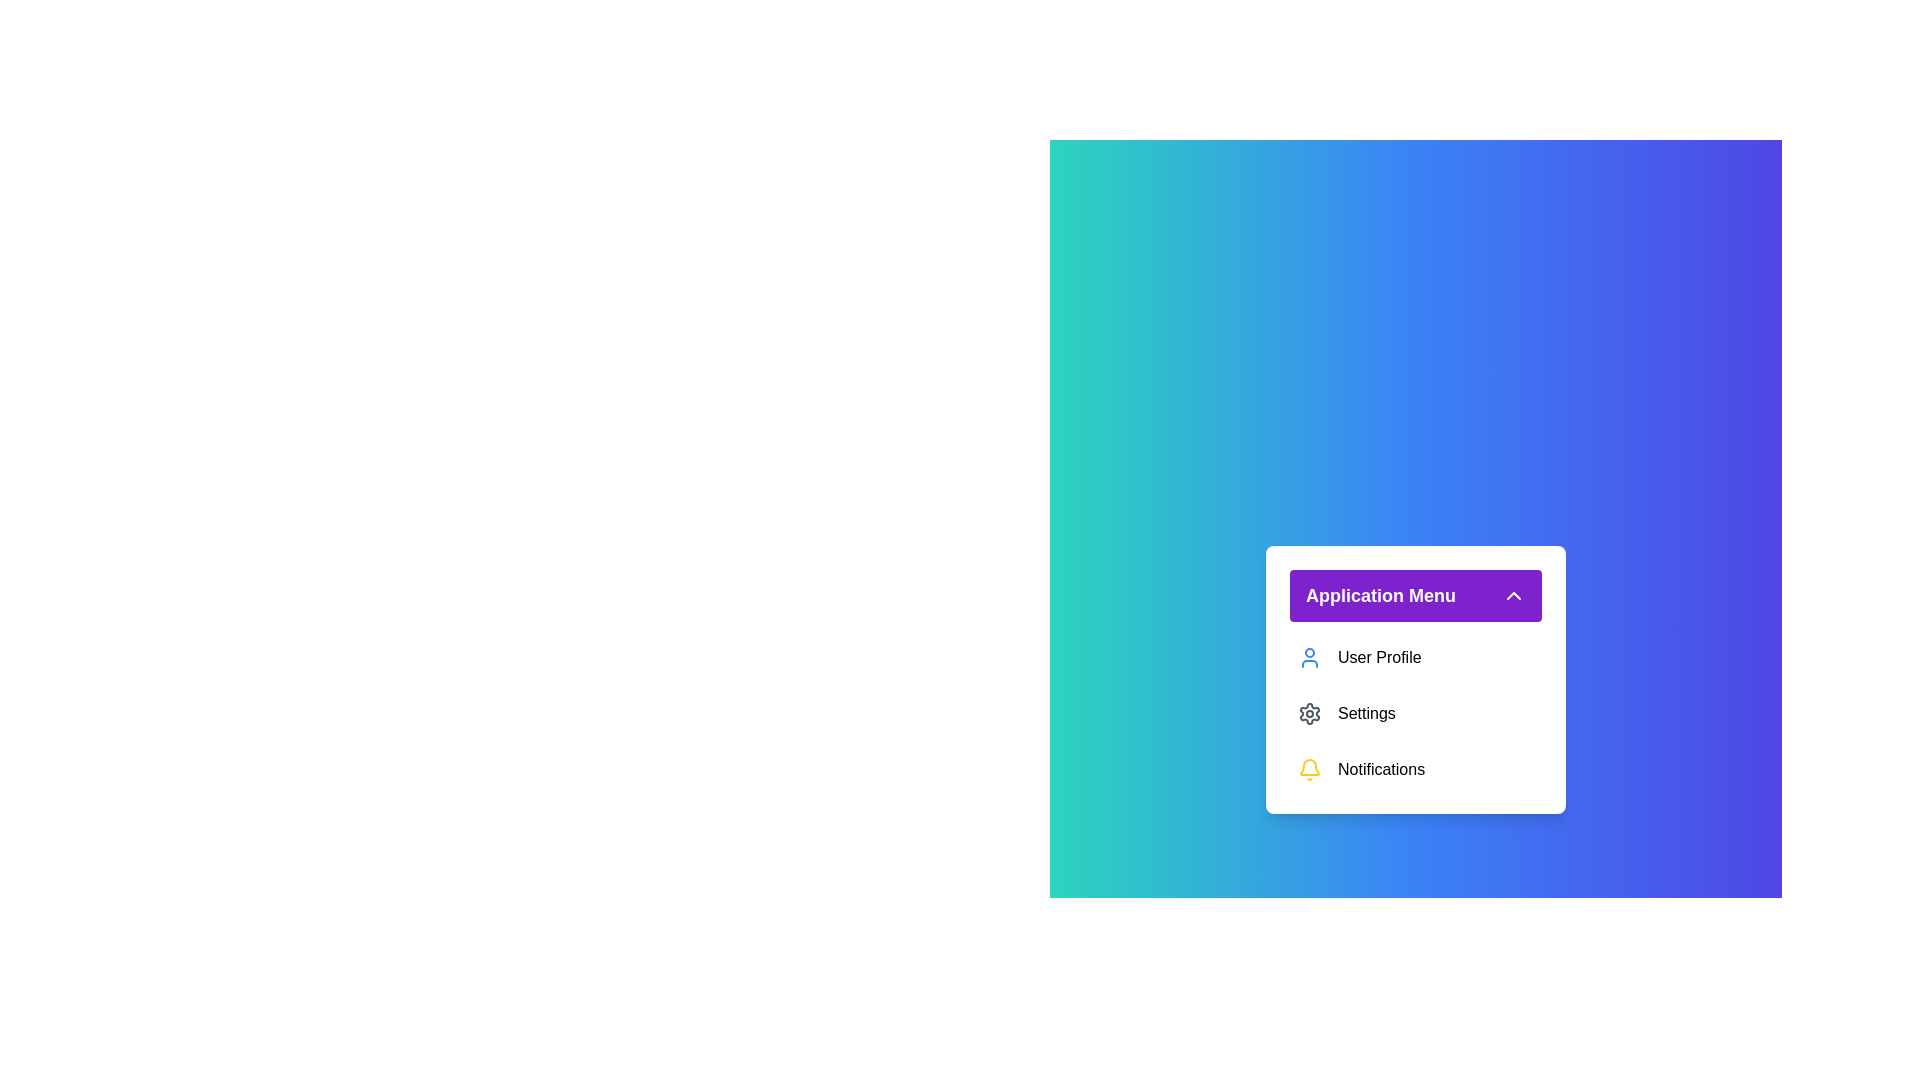 The height and width of the screenshot is (1080, 1920). Describe the element at coordinates (1415, 658) in the screenshot. I see `the 'User Profile' menu item` at that location.